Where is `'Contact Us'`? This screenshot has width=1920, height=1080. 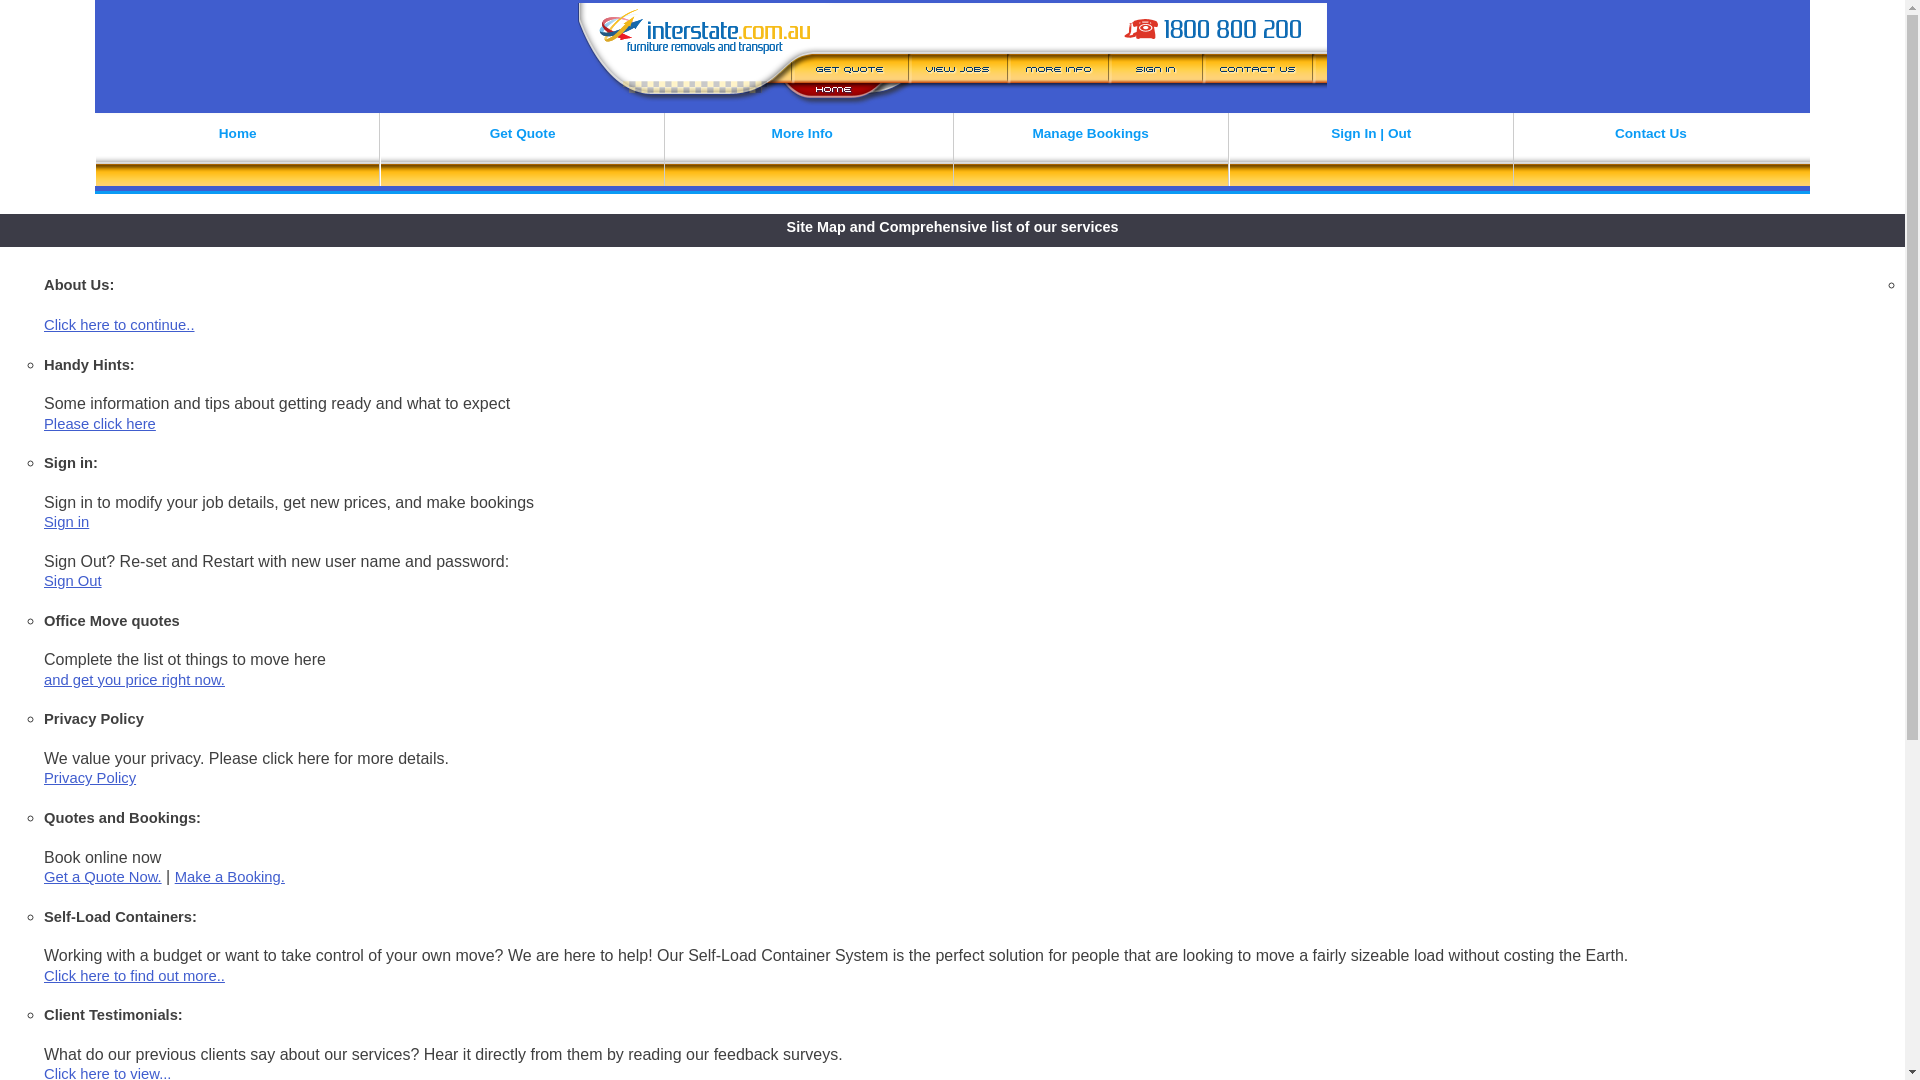 'Contact Us' is located at coordinates (1651, 152).